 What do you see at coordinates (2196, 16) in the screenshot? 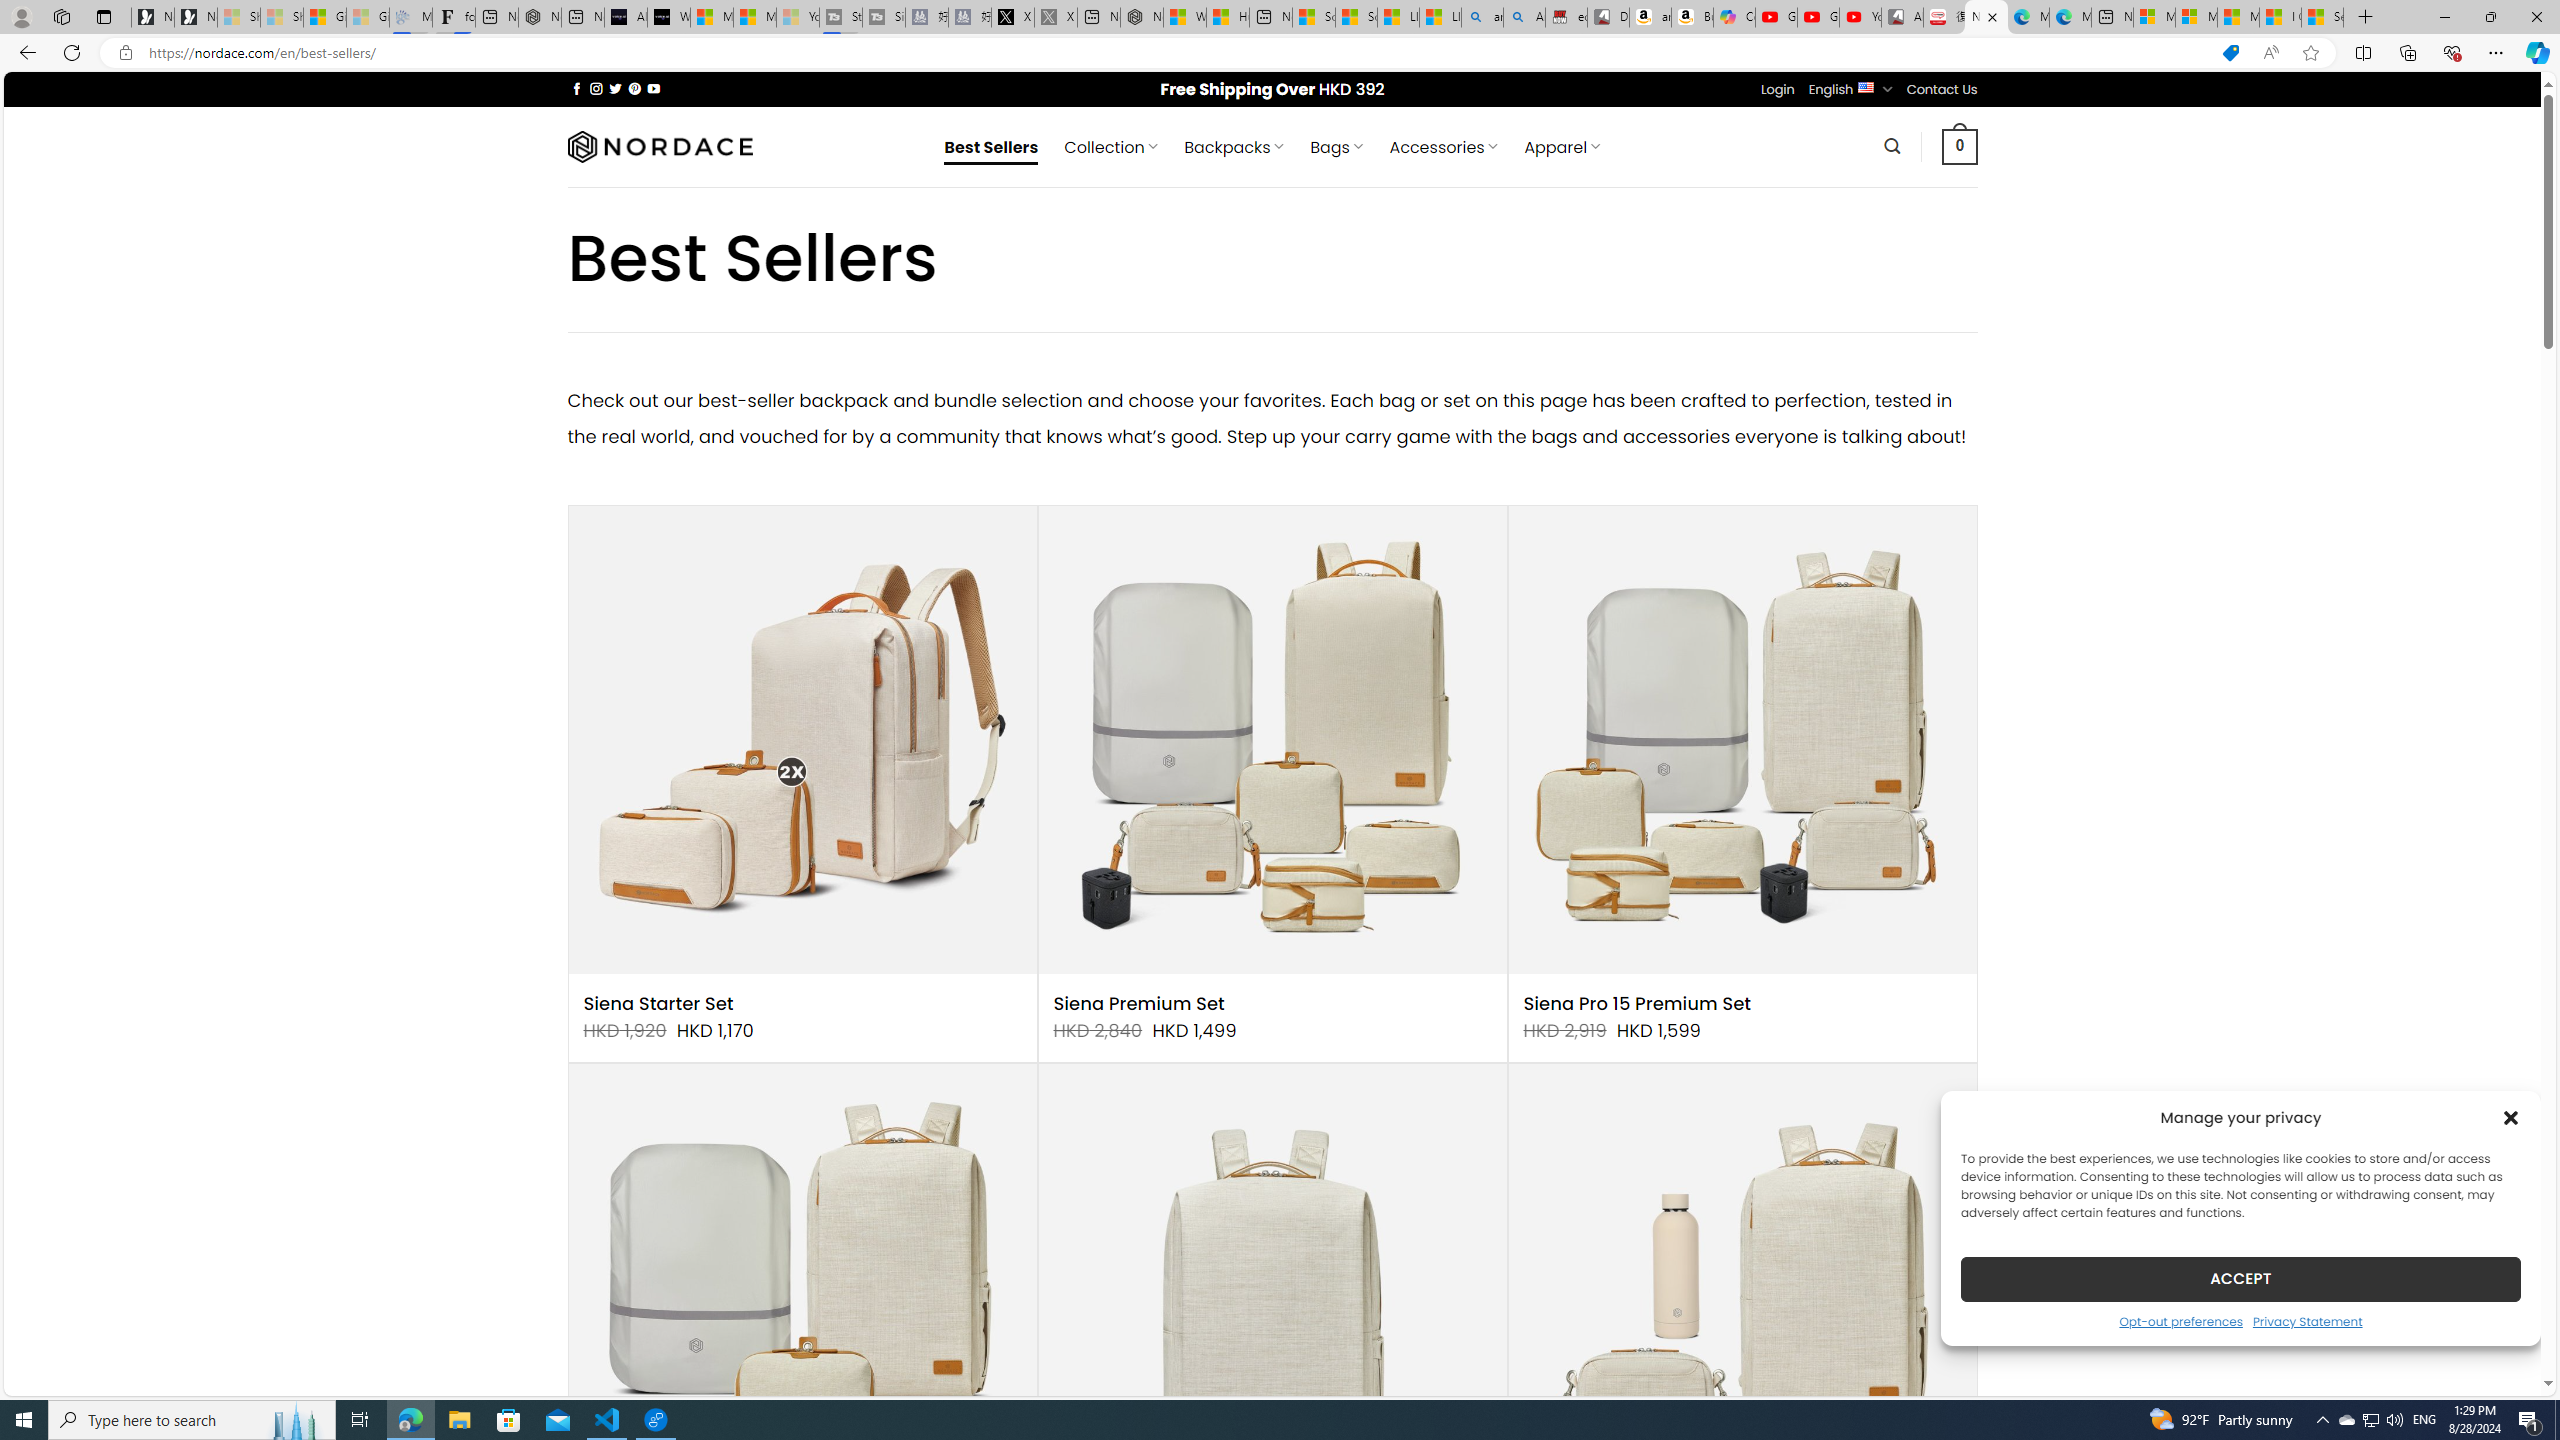
I see `'Microsoft account | Privacy'` at bounding box center [2196, 16].